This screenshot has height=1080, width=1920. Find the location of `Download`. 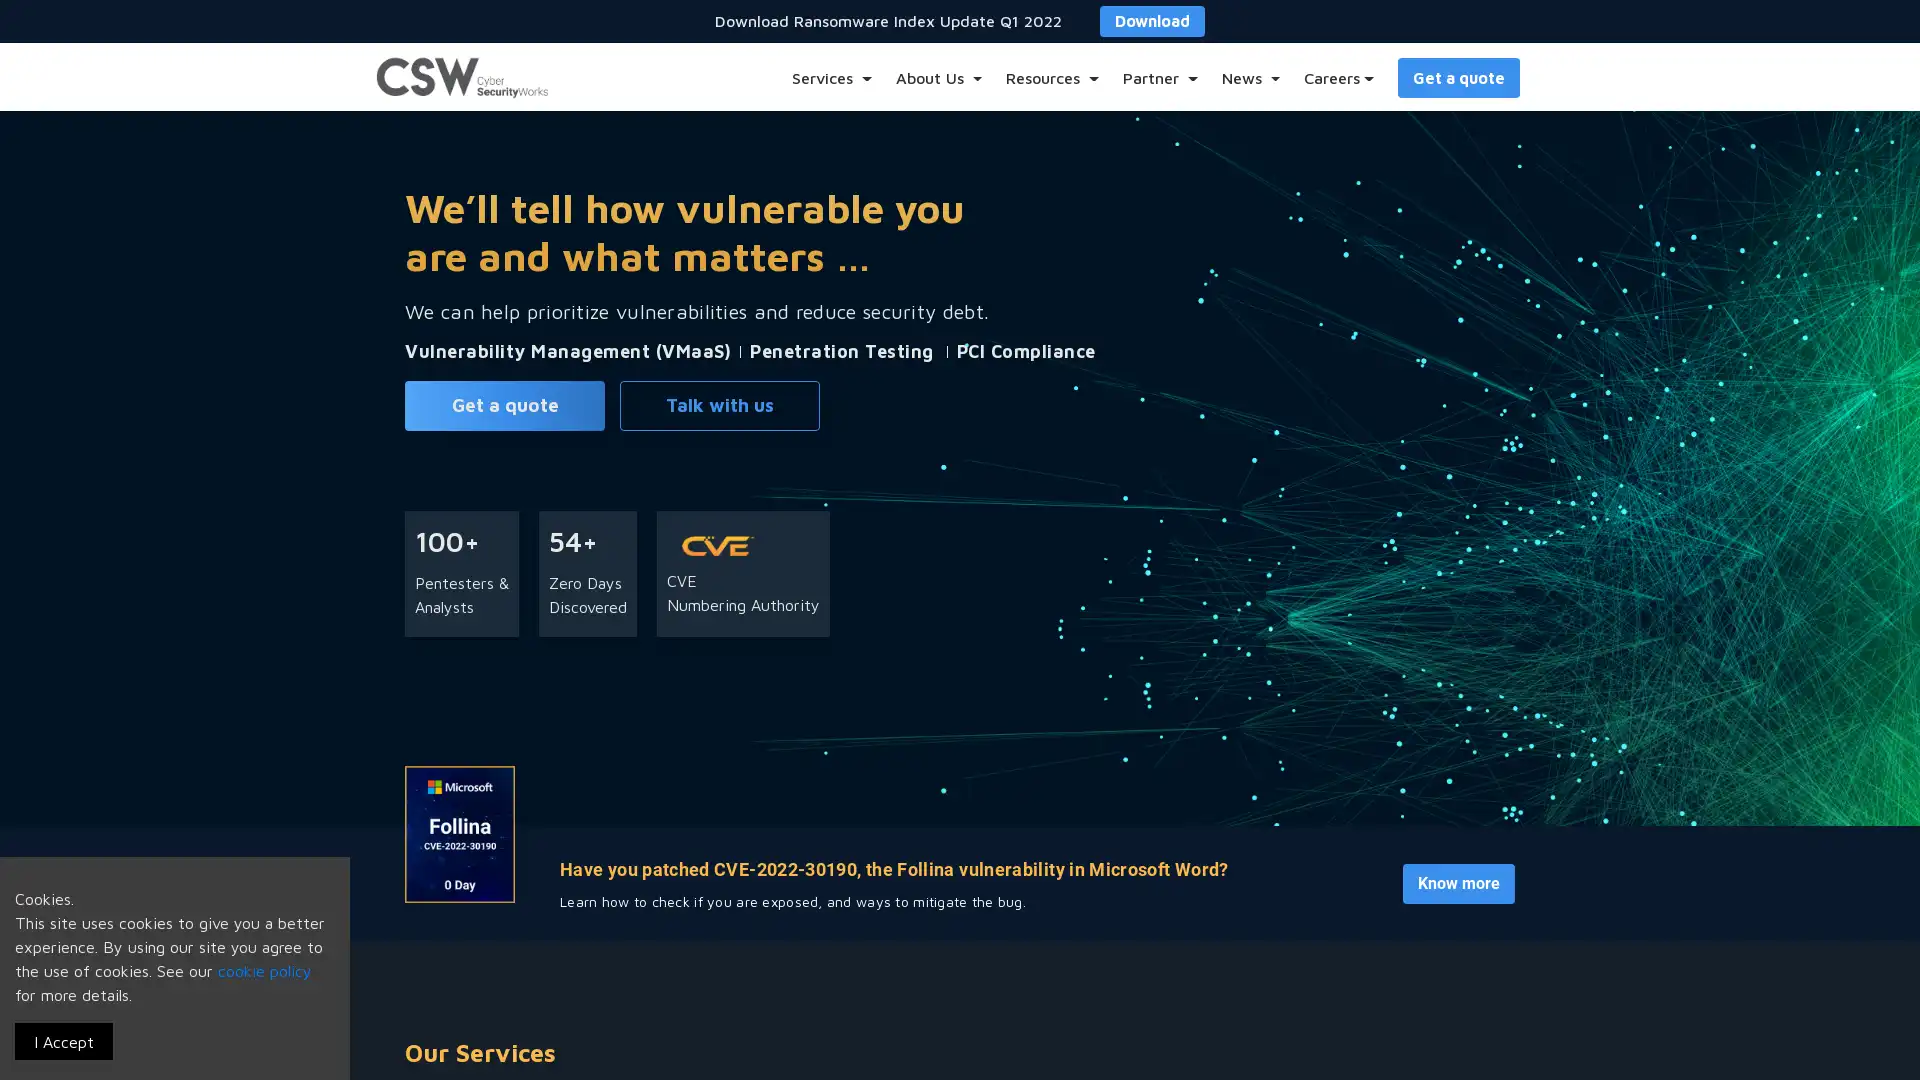

Download is located at coordinates (1152, 21).